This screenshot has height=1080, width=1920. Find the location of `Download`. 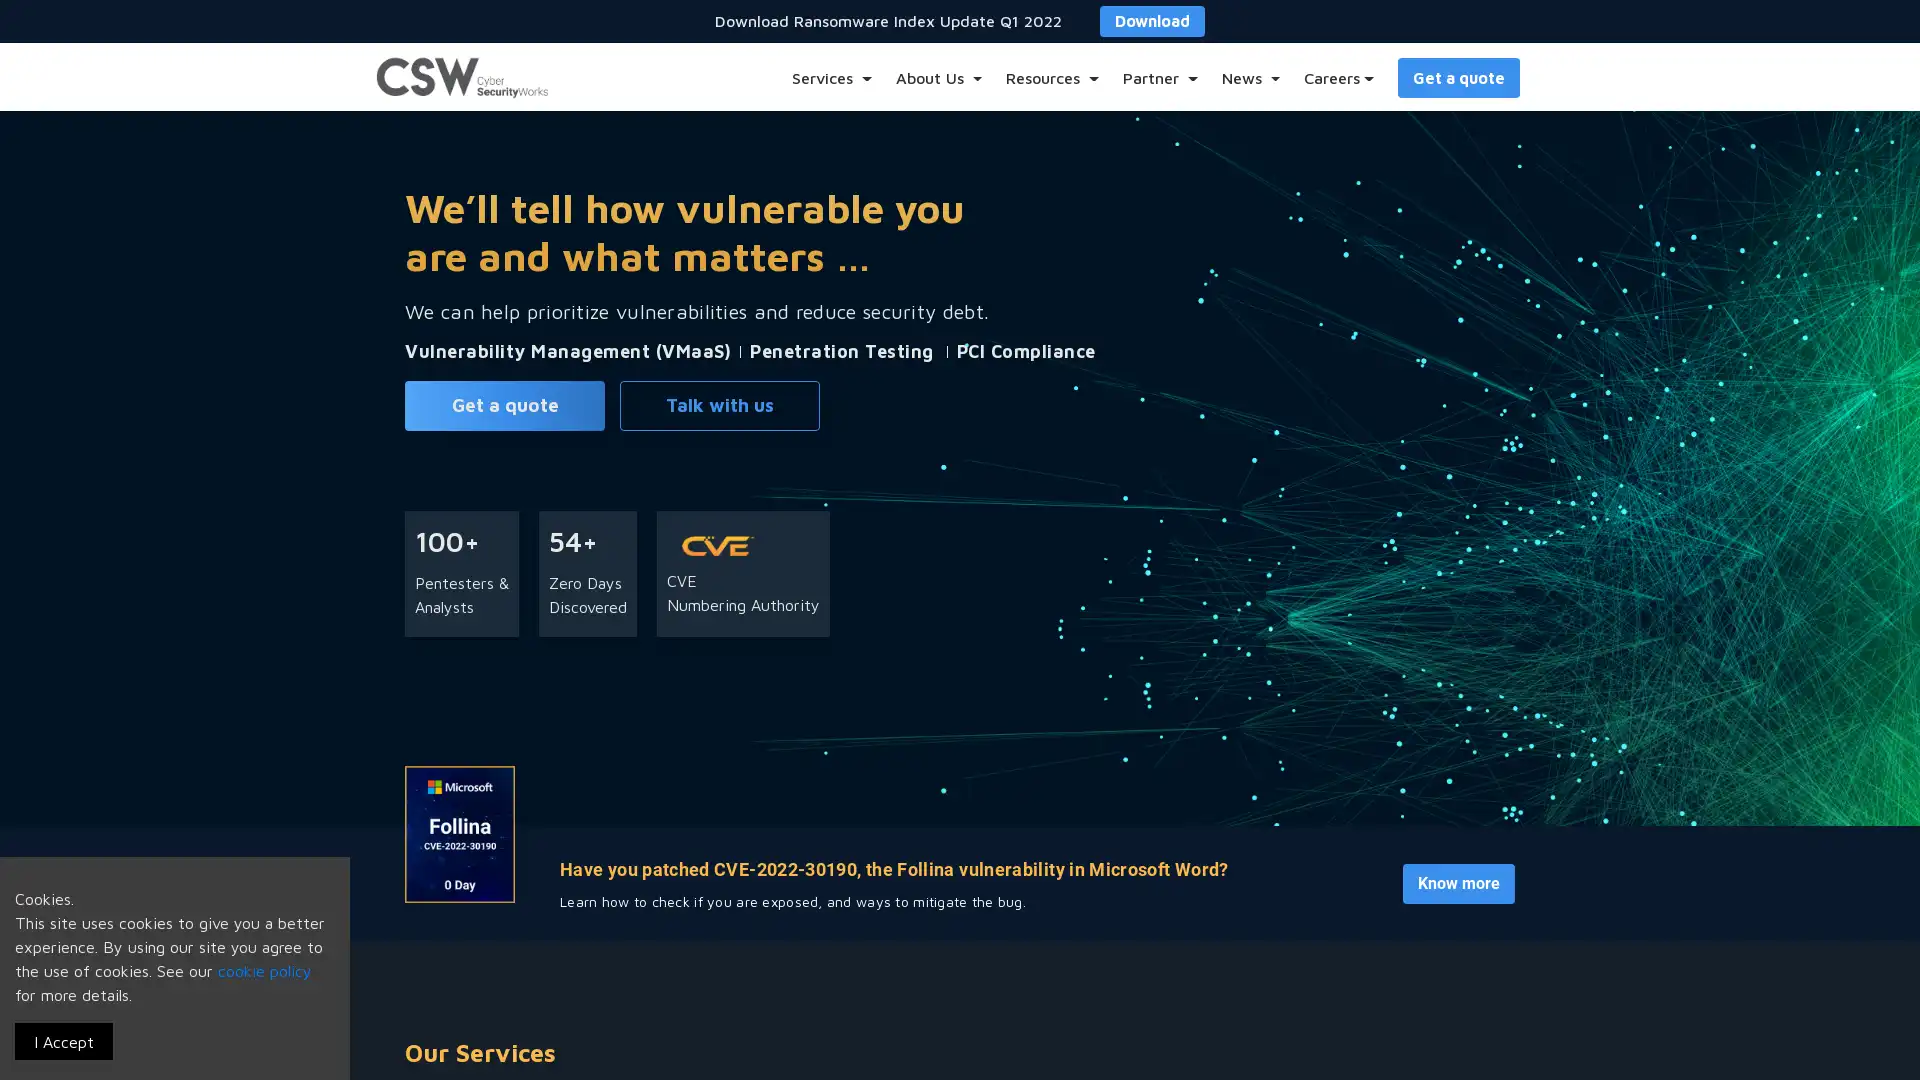

Download is located at coordinates (1152, 21).